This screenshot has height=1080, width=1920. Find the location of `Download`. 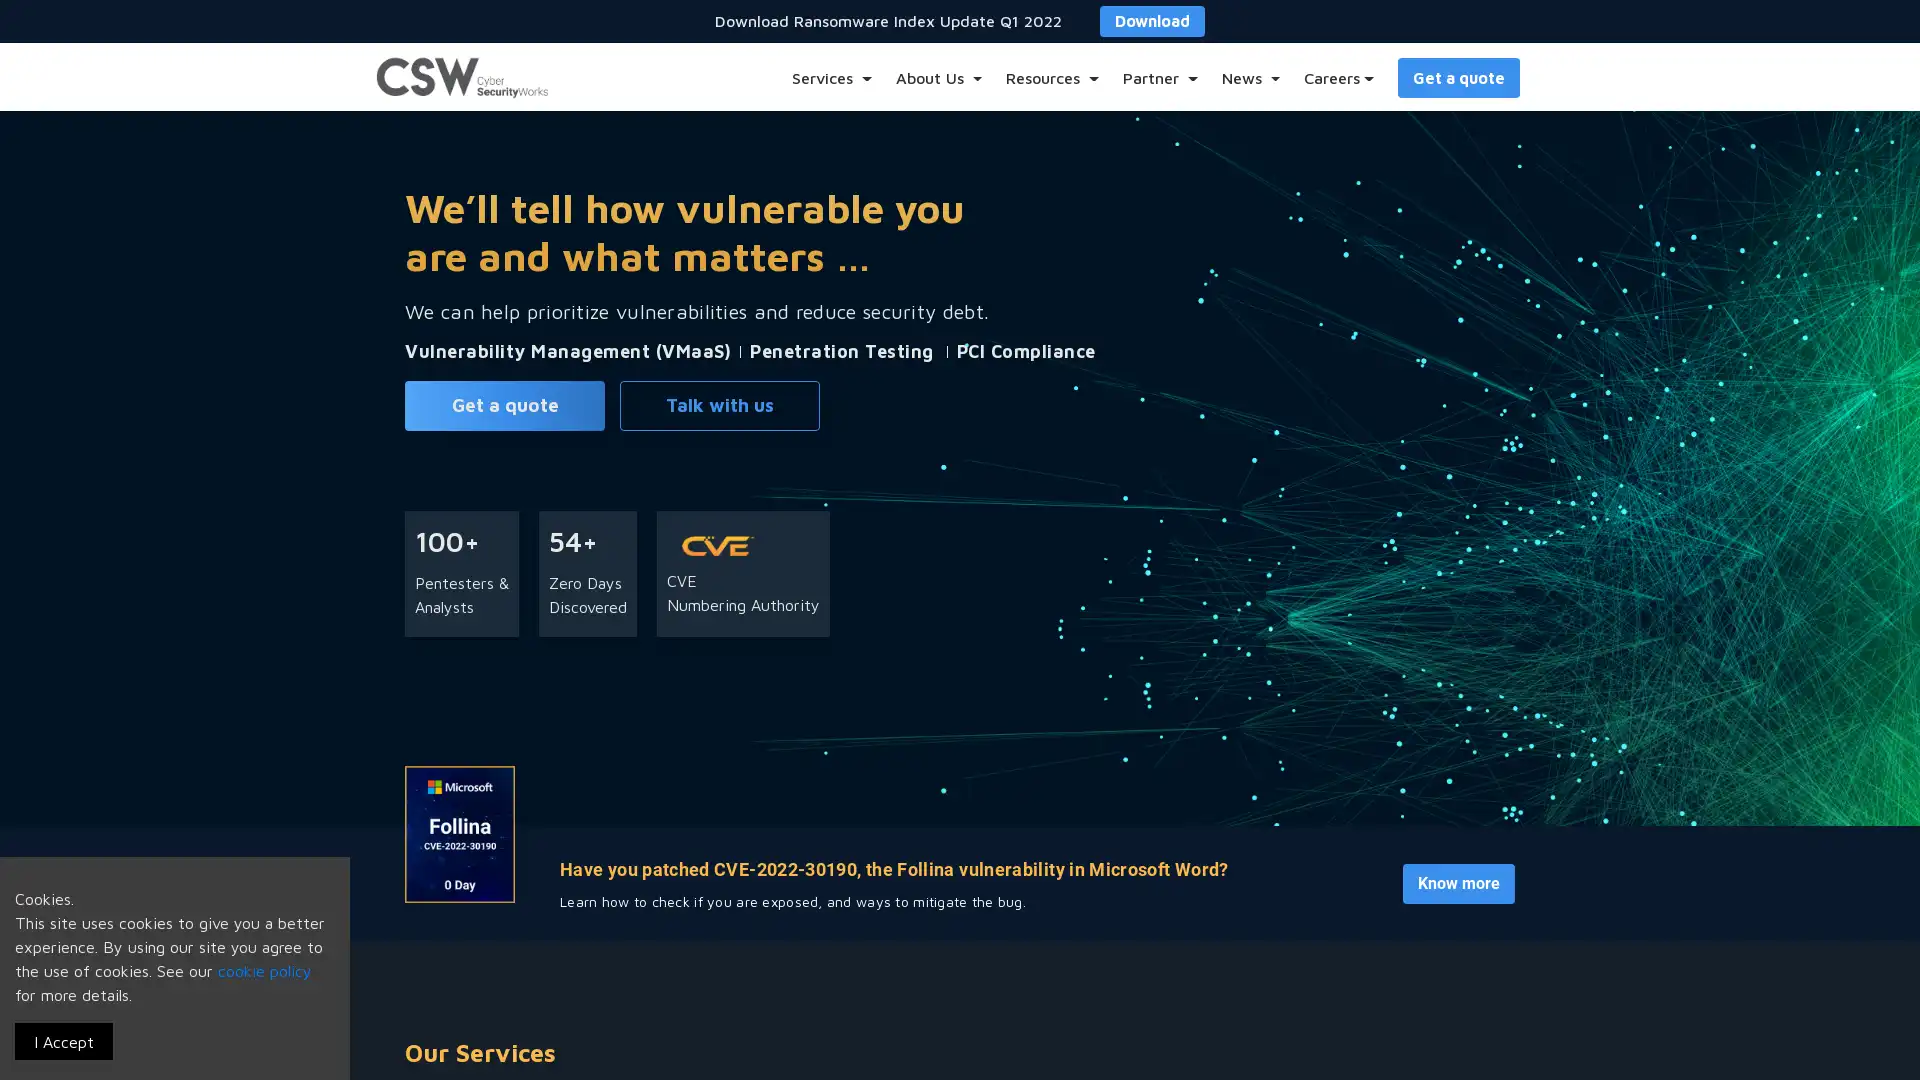

Download is located at coordinates (1152, 21).